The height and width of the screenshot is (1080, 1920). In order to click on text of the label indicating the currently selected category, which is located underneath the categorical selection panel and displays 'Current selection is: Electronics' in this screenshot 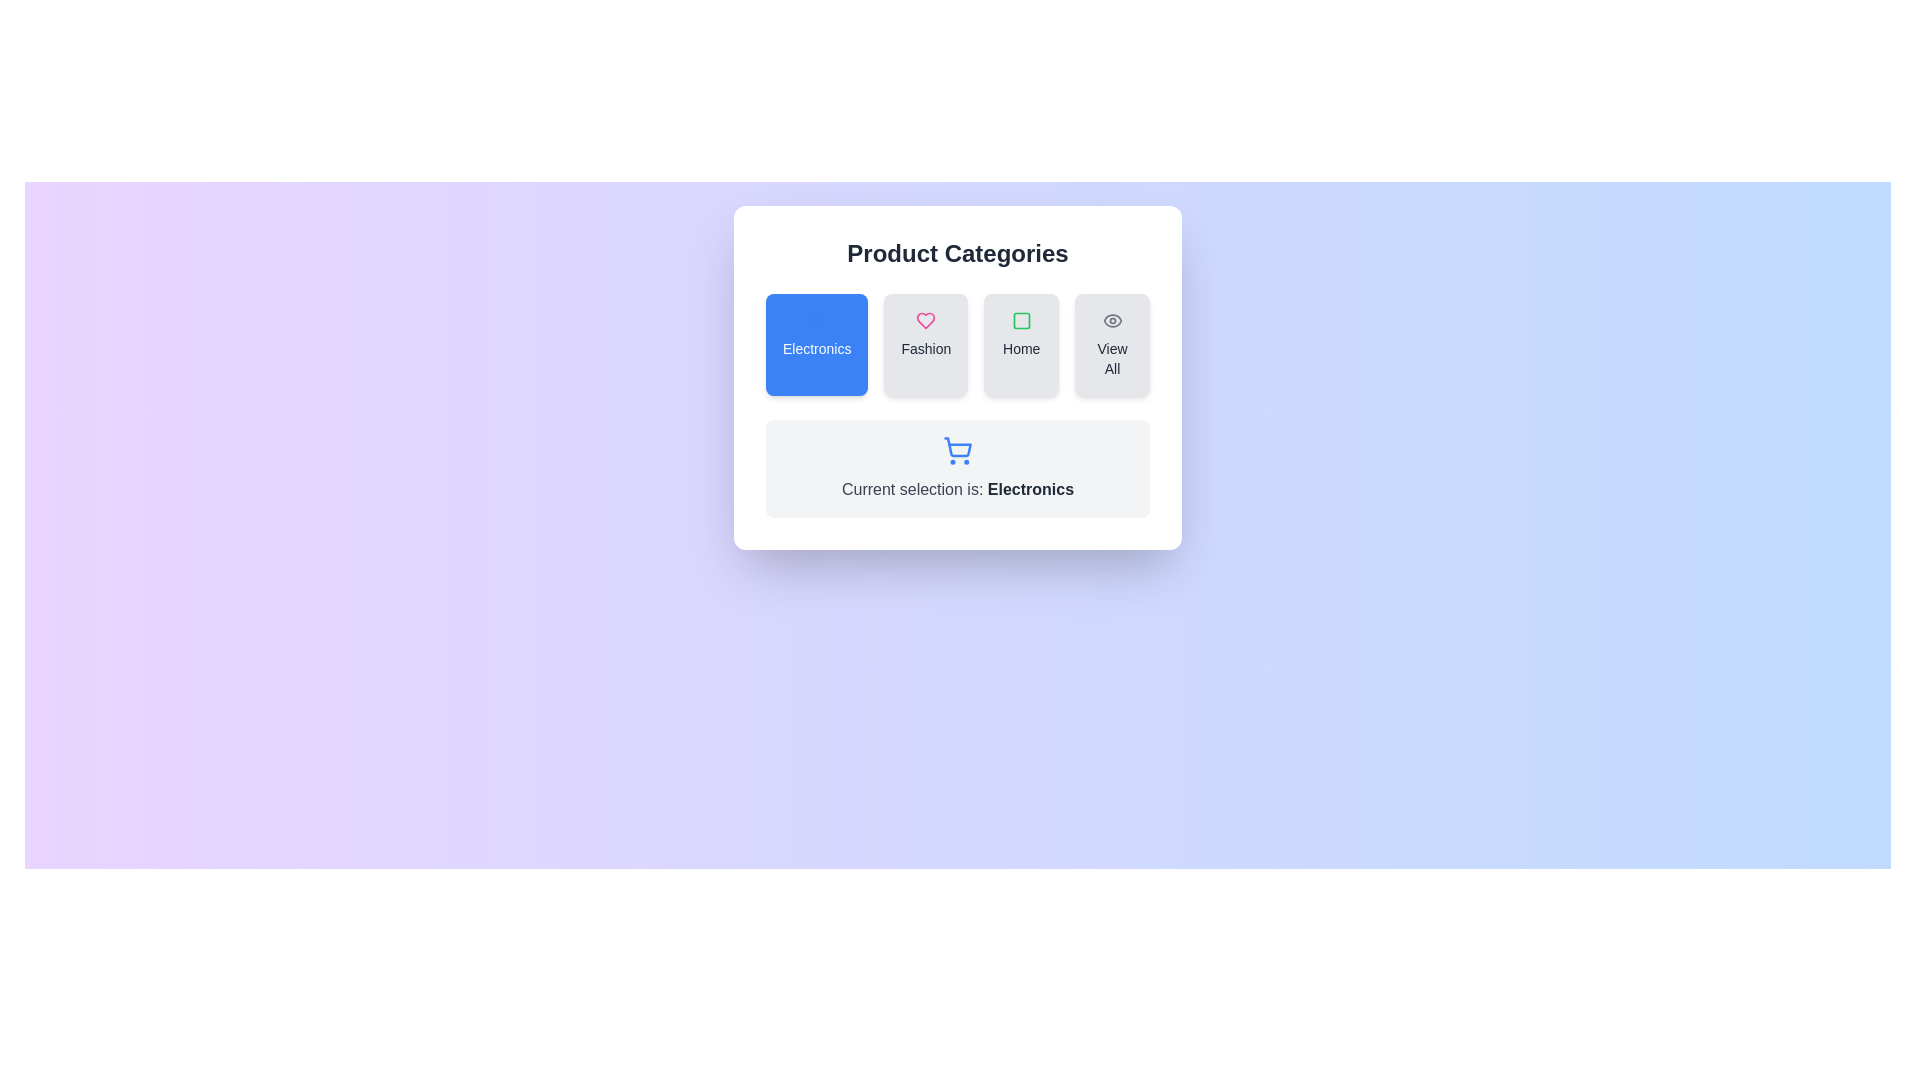, I will do `click(1030, 489)`.